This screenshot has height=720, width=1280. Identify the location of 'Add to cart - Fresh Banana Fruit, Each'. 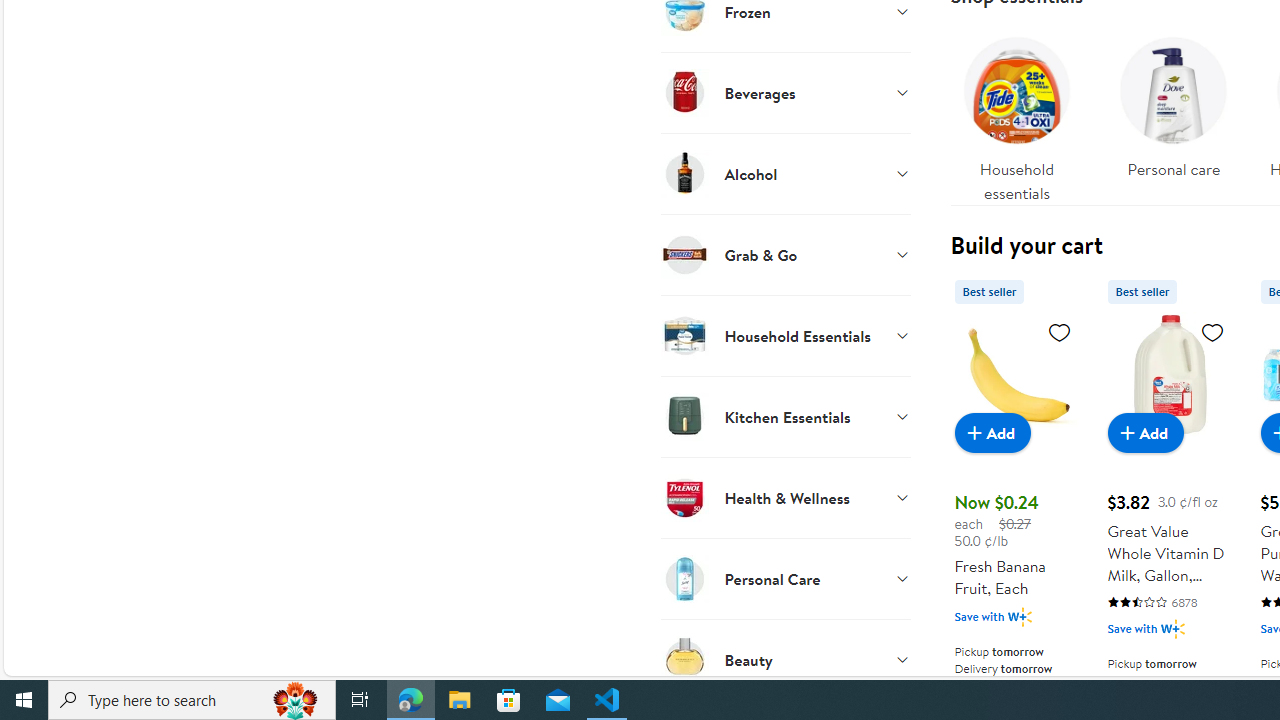
(992, 431).